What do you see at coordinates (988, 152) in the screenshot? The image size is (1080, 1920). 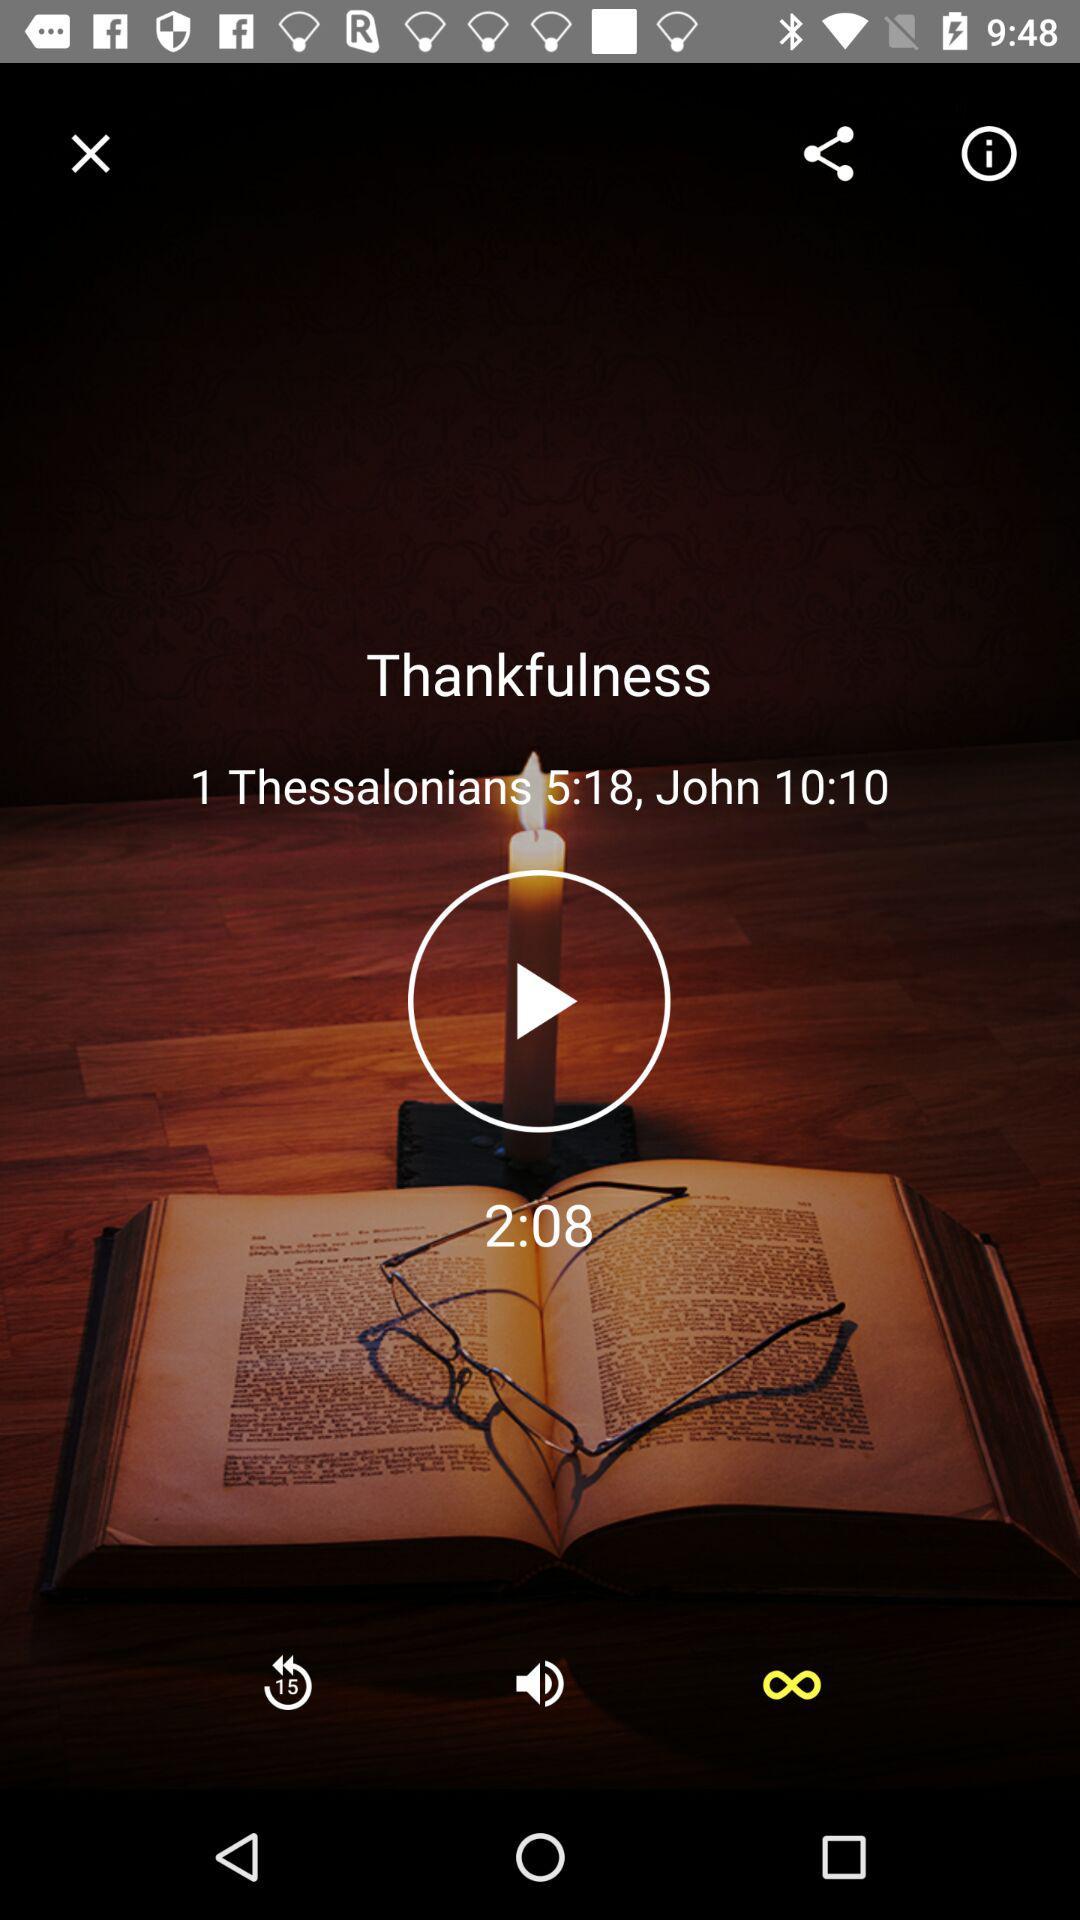 I see `the info icon` at bounding box center [988, 152].